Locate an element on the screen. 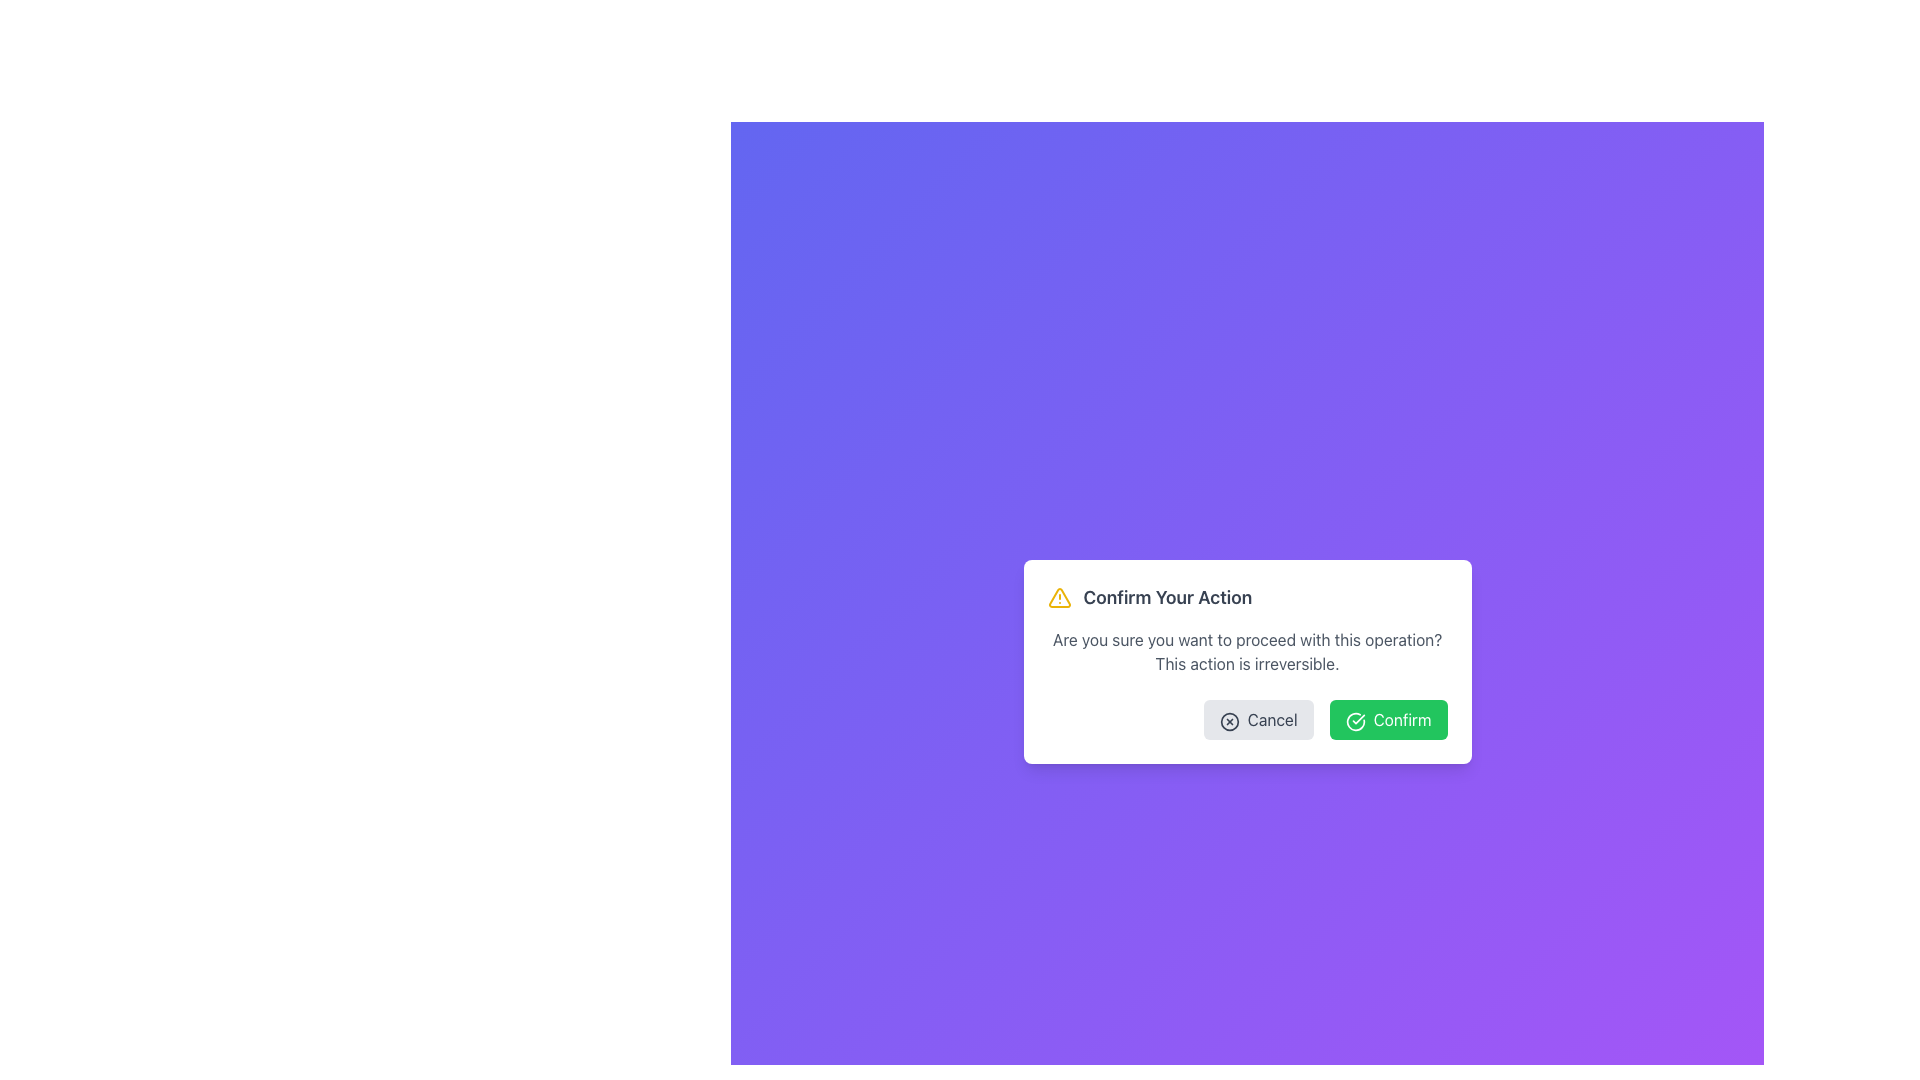 This screenshot has width=1920, height=1080. the confirmation message text block located in the modal dialog, positioned below the title 'Confirm Your Action' and above the 'Cancel' and 'Confirm' buttons is located at coordinates (1246, 651).